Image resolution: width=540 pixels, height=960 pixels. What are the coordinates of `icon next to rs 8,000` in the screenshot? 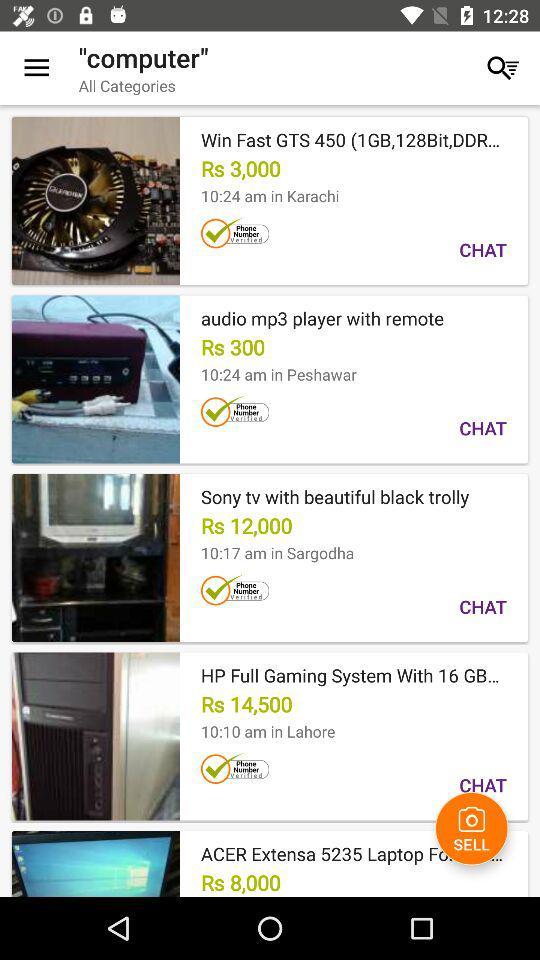 It's located at (471, 828).